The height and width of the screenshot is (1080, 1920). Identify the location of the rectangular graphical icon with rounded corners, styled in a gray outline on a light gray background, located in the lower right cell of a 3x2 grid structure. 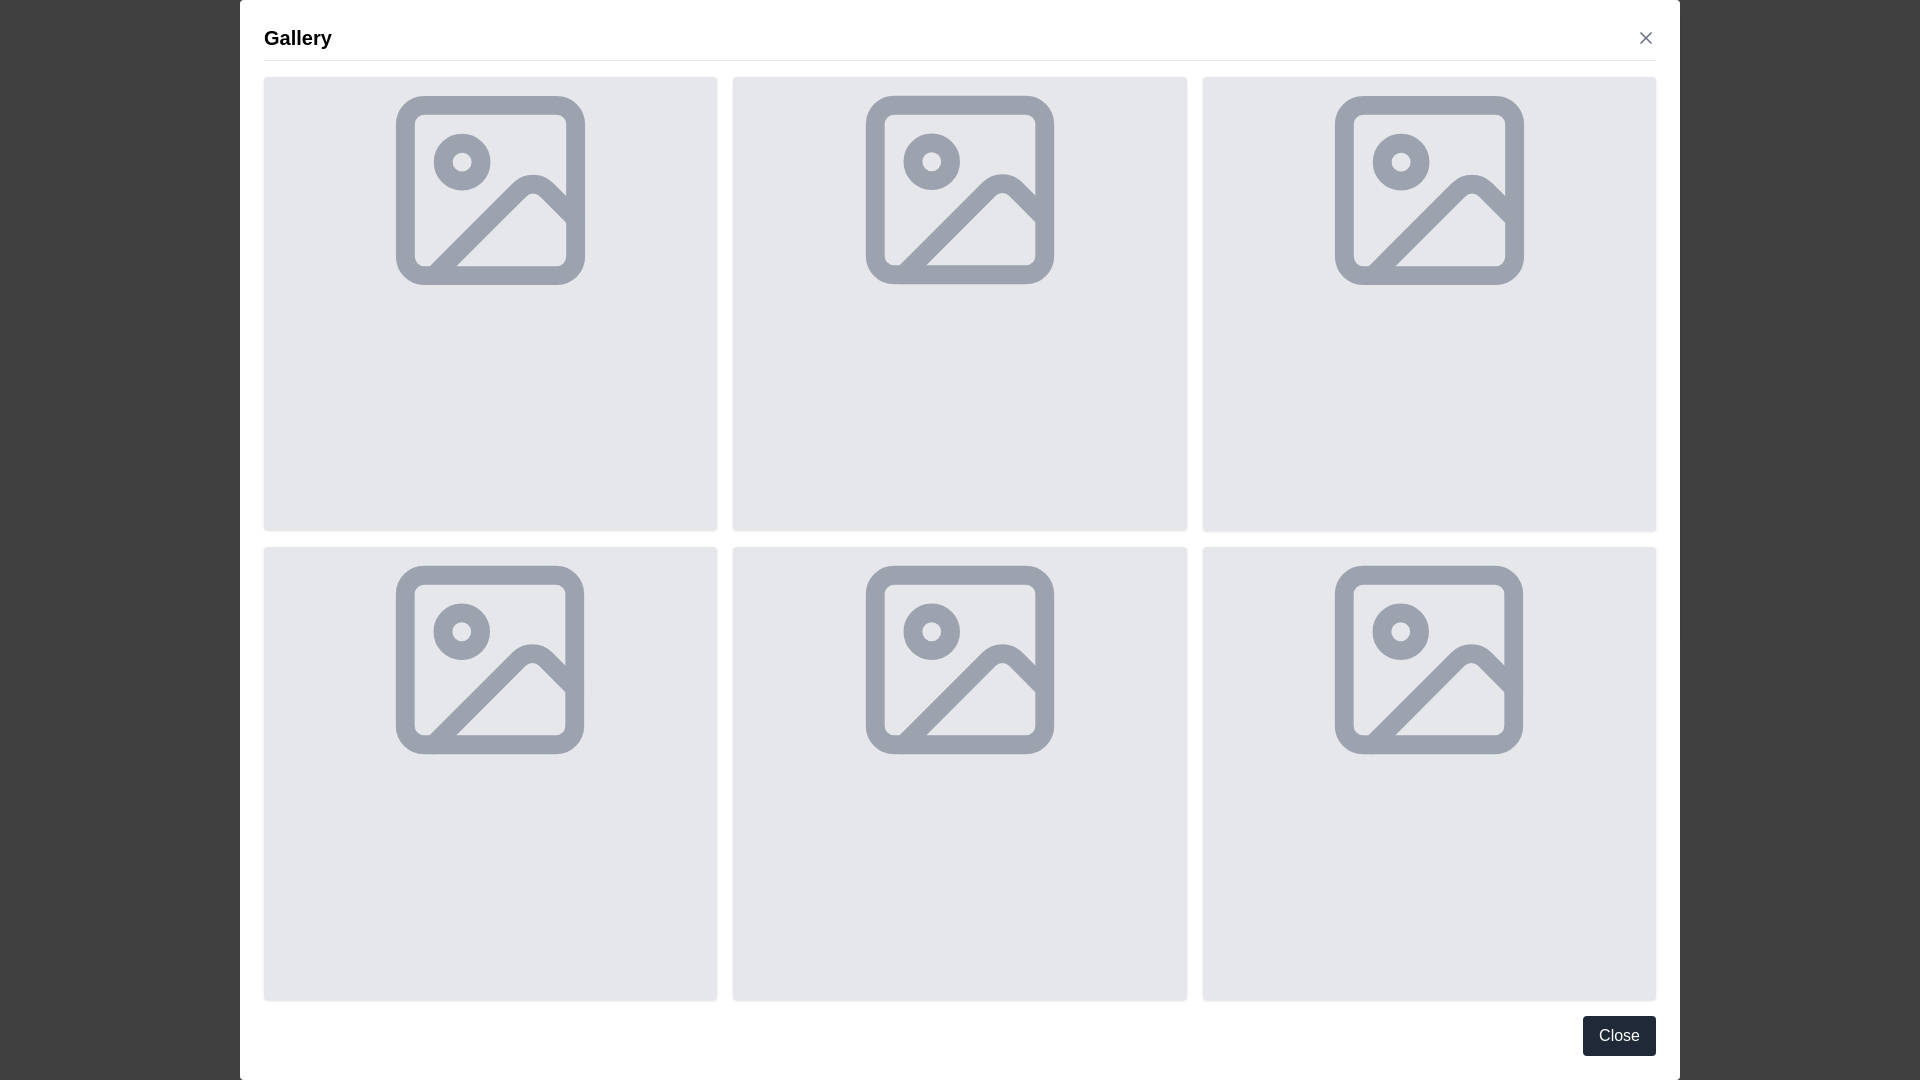
(1428, 659).